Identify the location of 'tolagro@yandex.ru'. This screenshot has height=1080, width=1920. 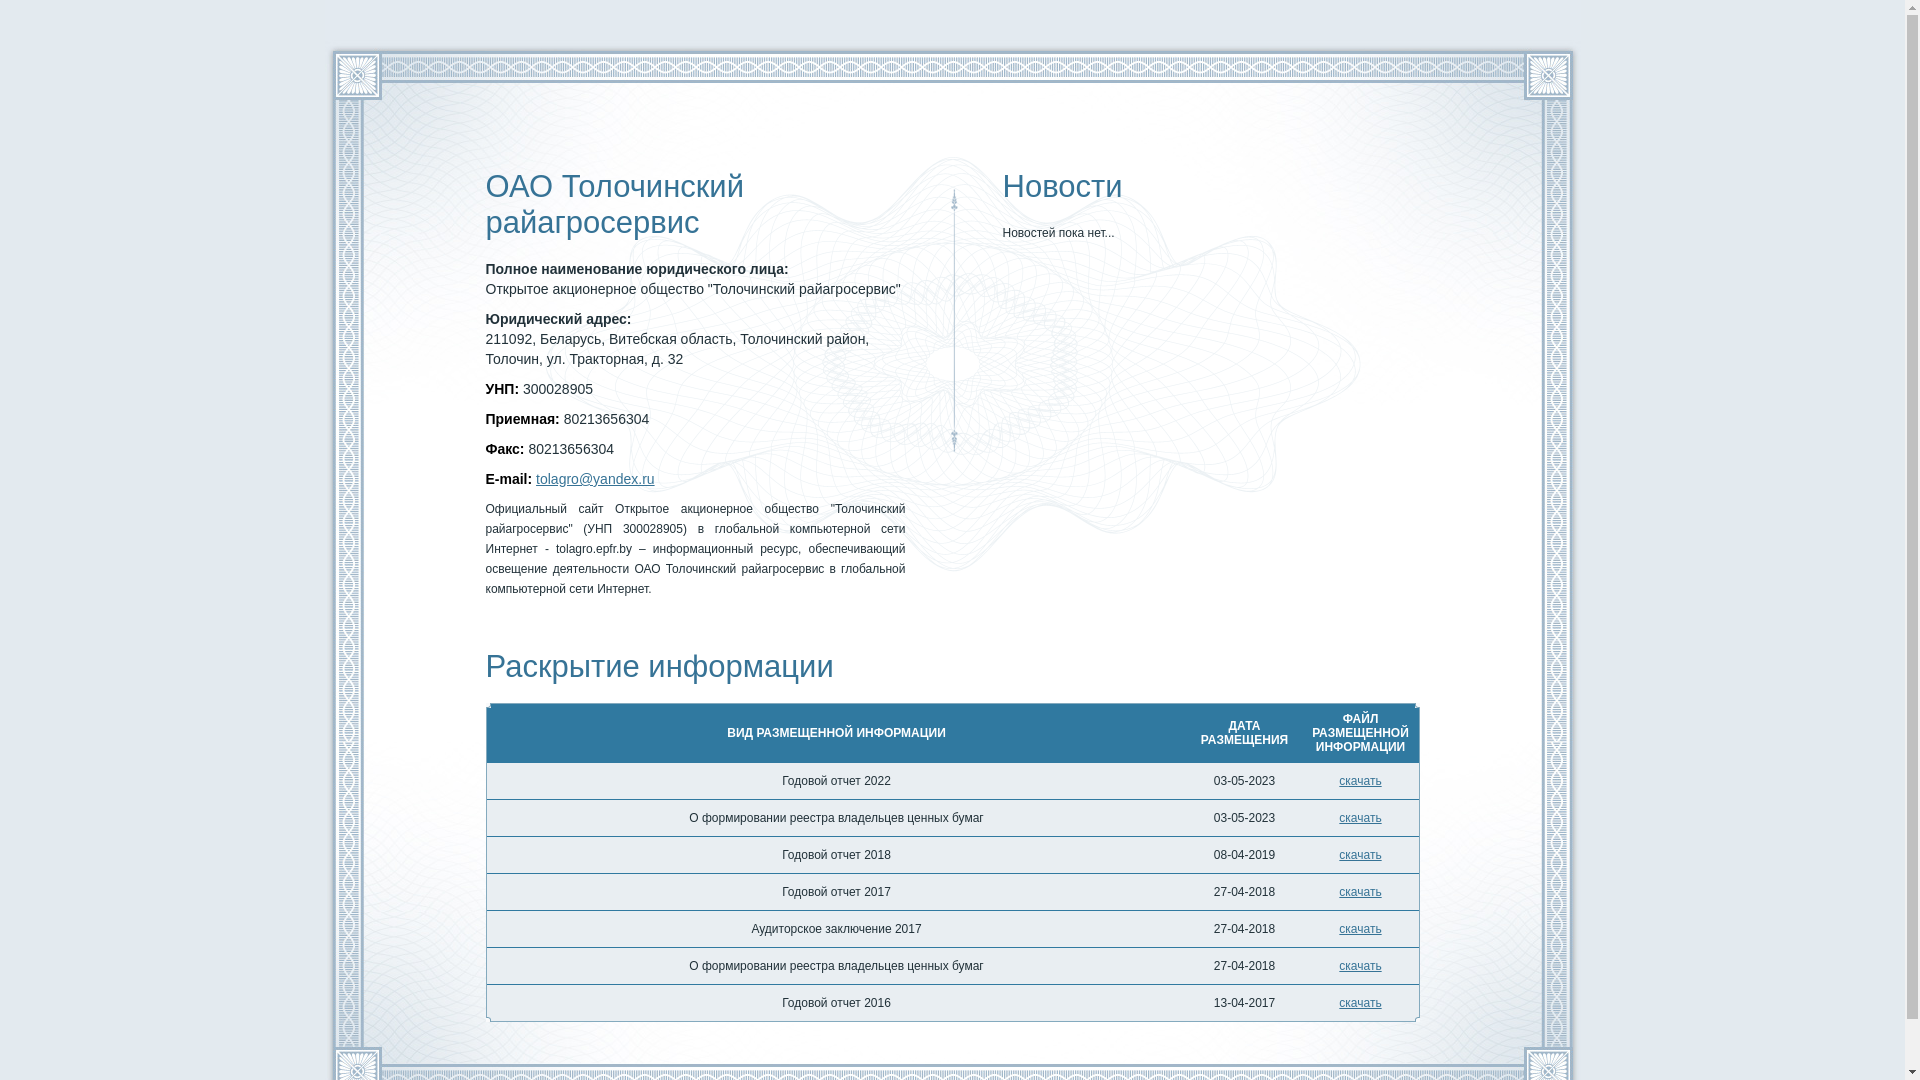
(594, 478).